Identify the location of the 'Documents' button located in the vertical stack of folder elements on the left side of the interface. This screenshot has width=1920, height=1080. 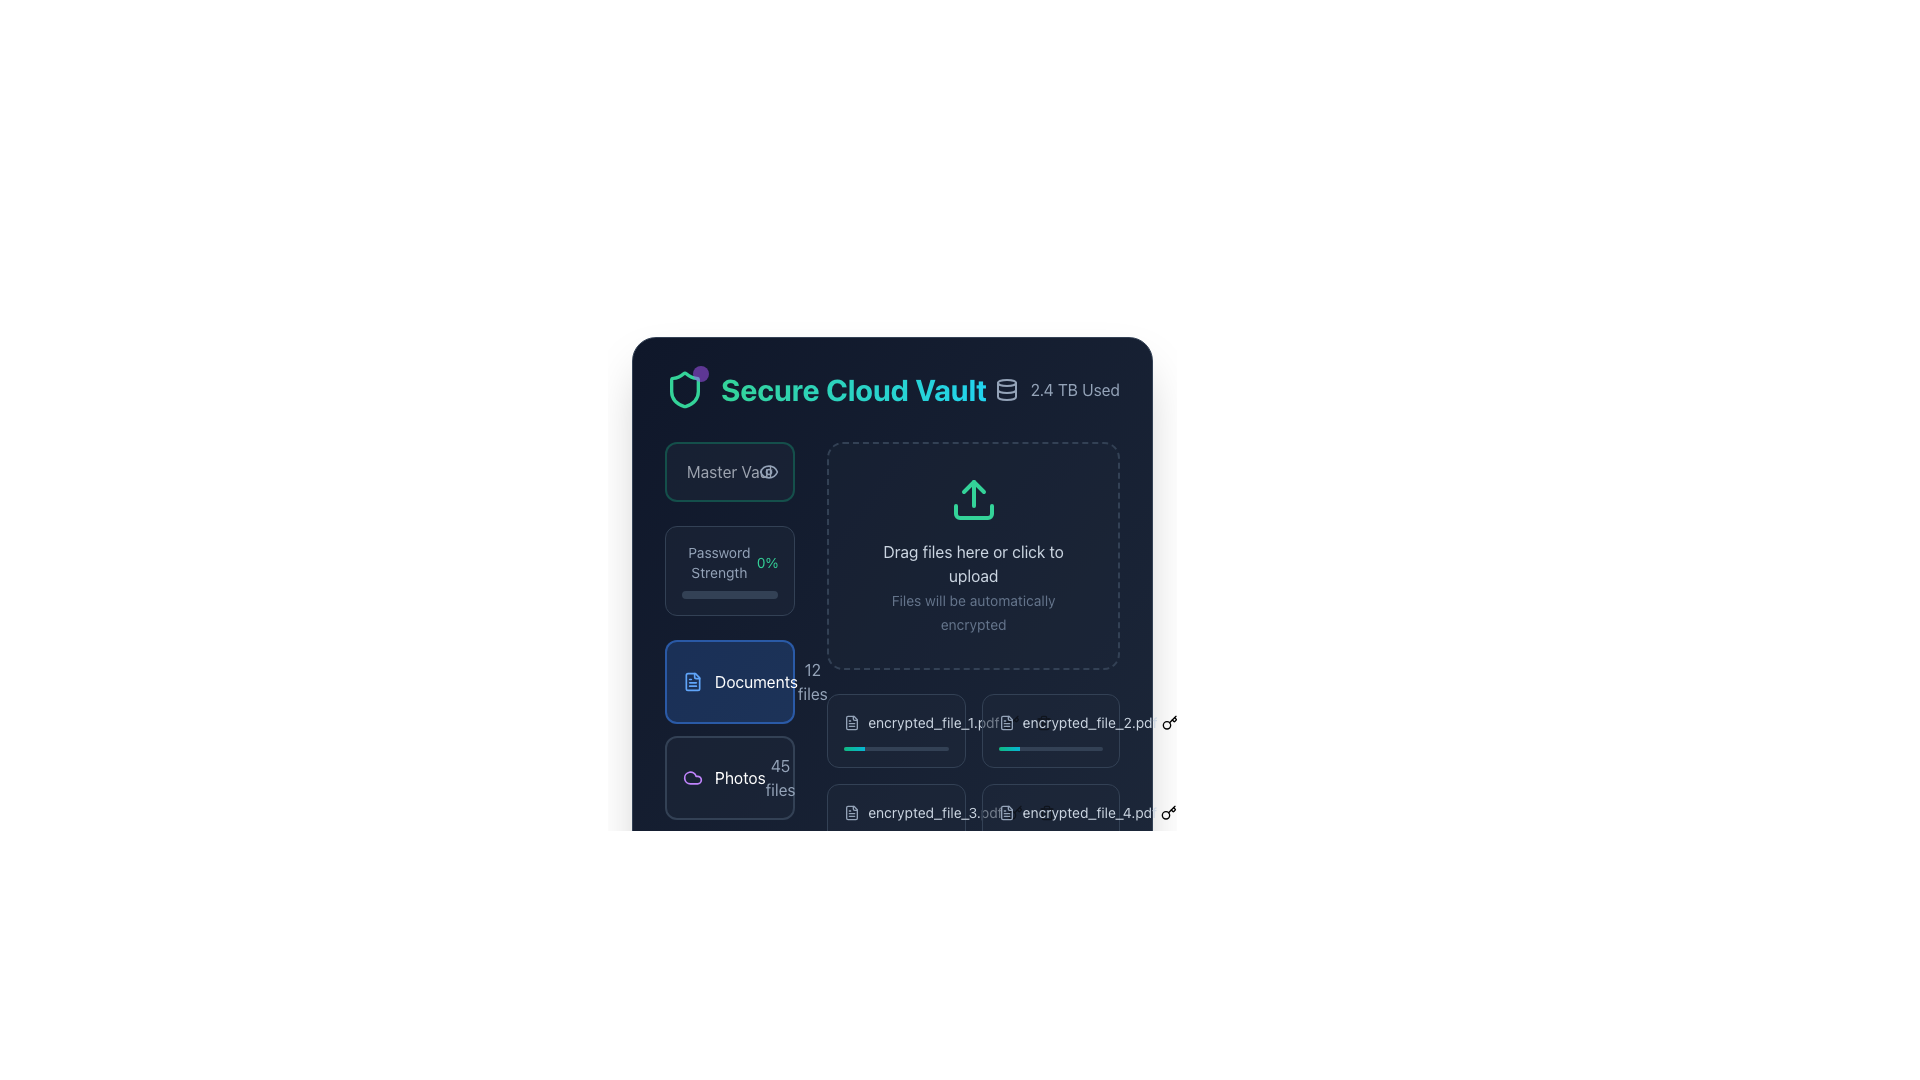
(729, 681).